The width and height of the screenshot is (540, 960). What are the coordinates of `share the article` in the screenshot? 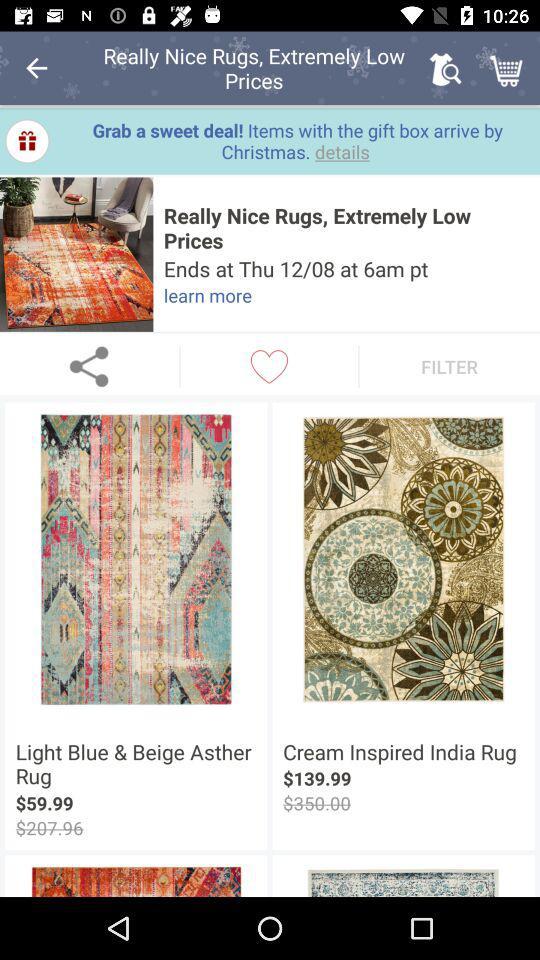 It's located at (88, 365).